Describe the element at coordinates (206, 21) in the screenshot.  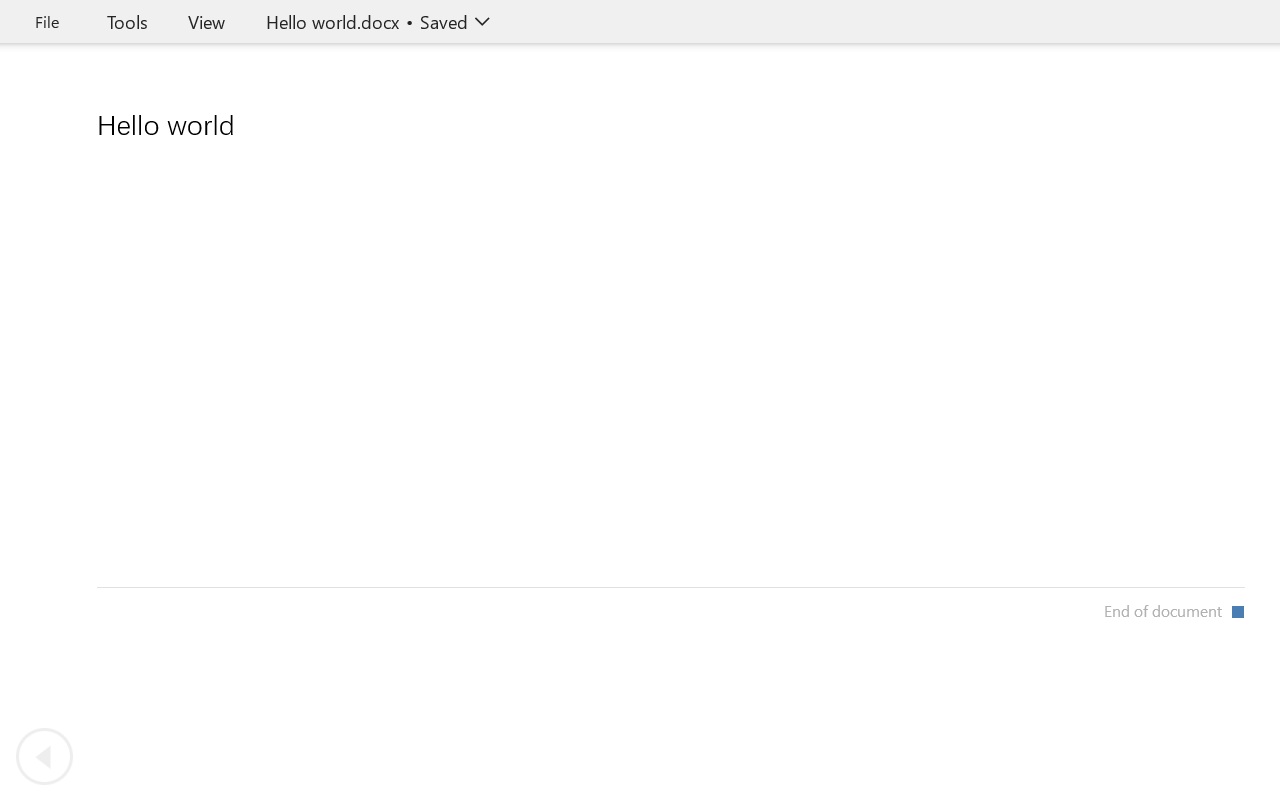
I see `'View'` at that location.